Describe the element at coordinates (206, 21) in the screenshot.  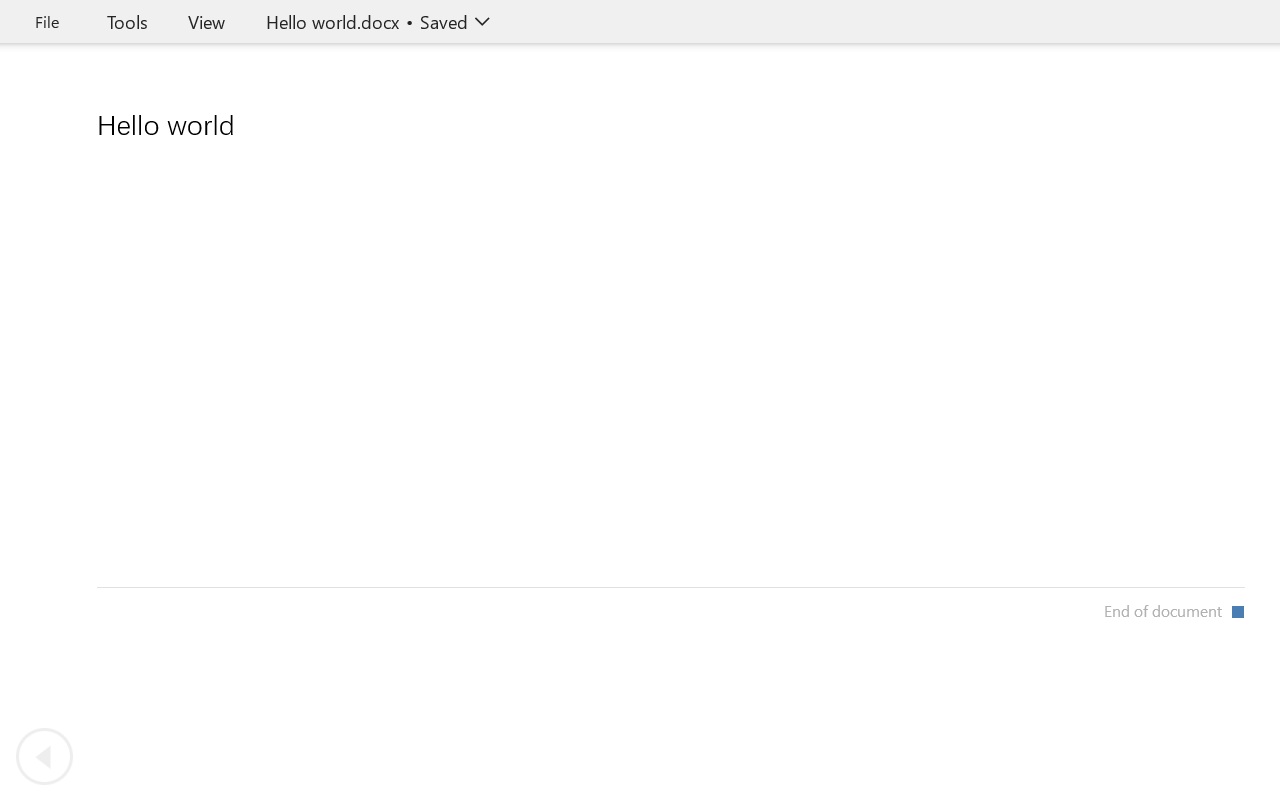
I see `'View'` at that location.